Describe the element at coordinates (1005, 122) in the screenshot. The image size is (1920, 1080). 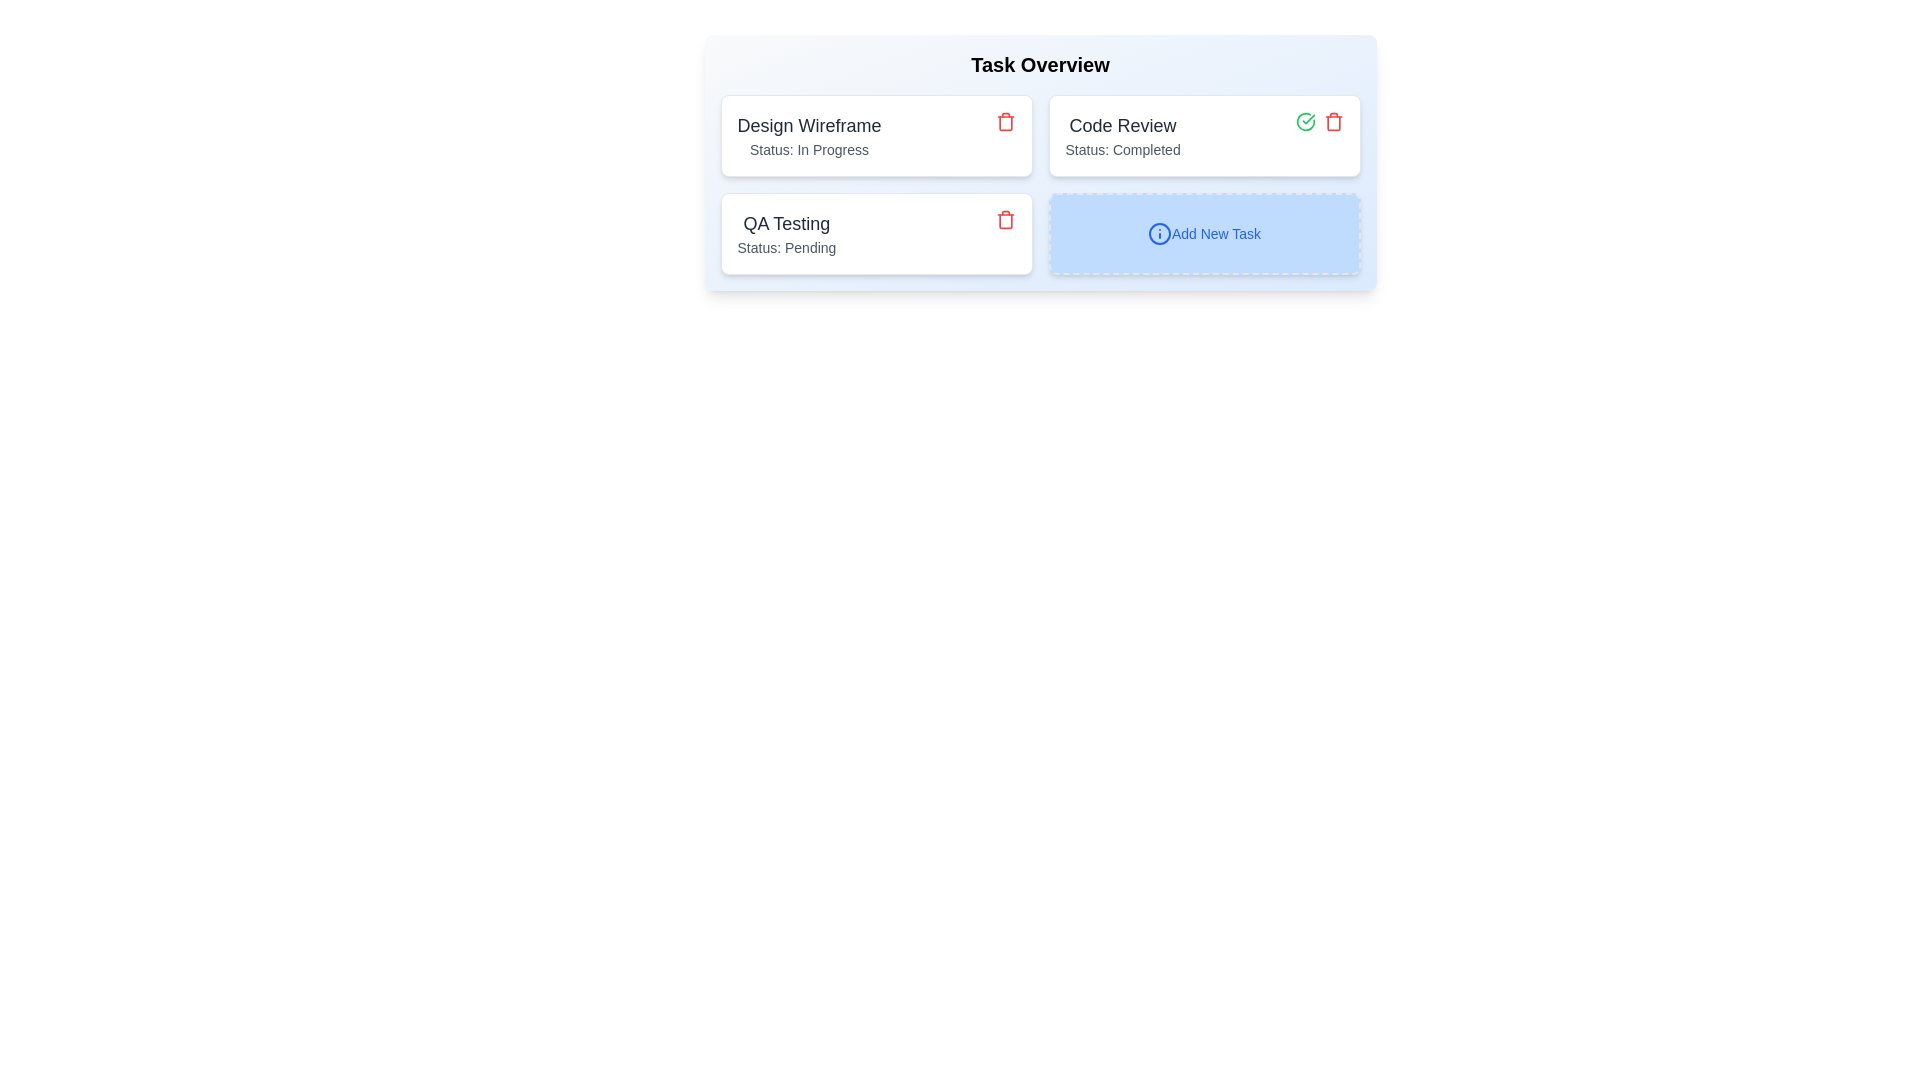
I see `the trash icon for the task titled 'Design Wireframe' to remove it` at that location.